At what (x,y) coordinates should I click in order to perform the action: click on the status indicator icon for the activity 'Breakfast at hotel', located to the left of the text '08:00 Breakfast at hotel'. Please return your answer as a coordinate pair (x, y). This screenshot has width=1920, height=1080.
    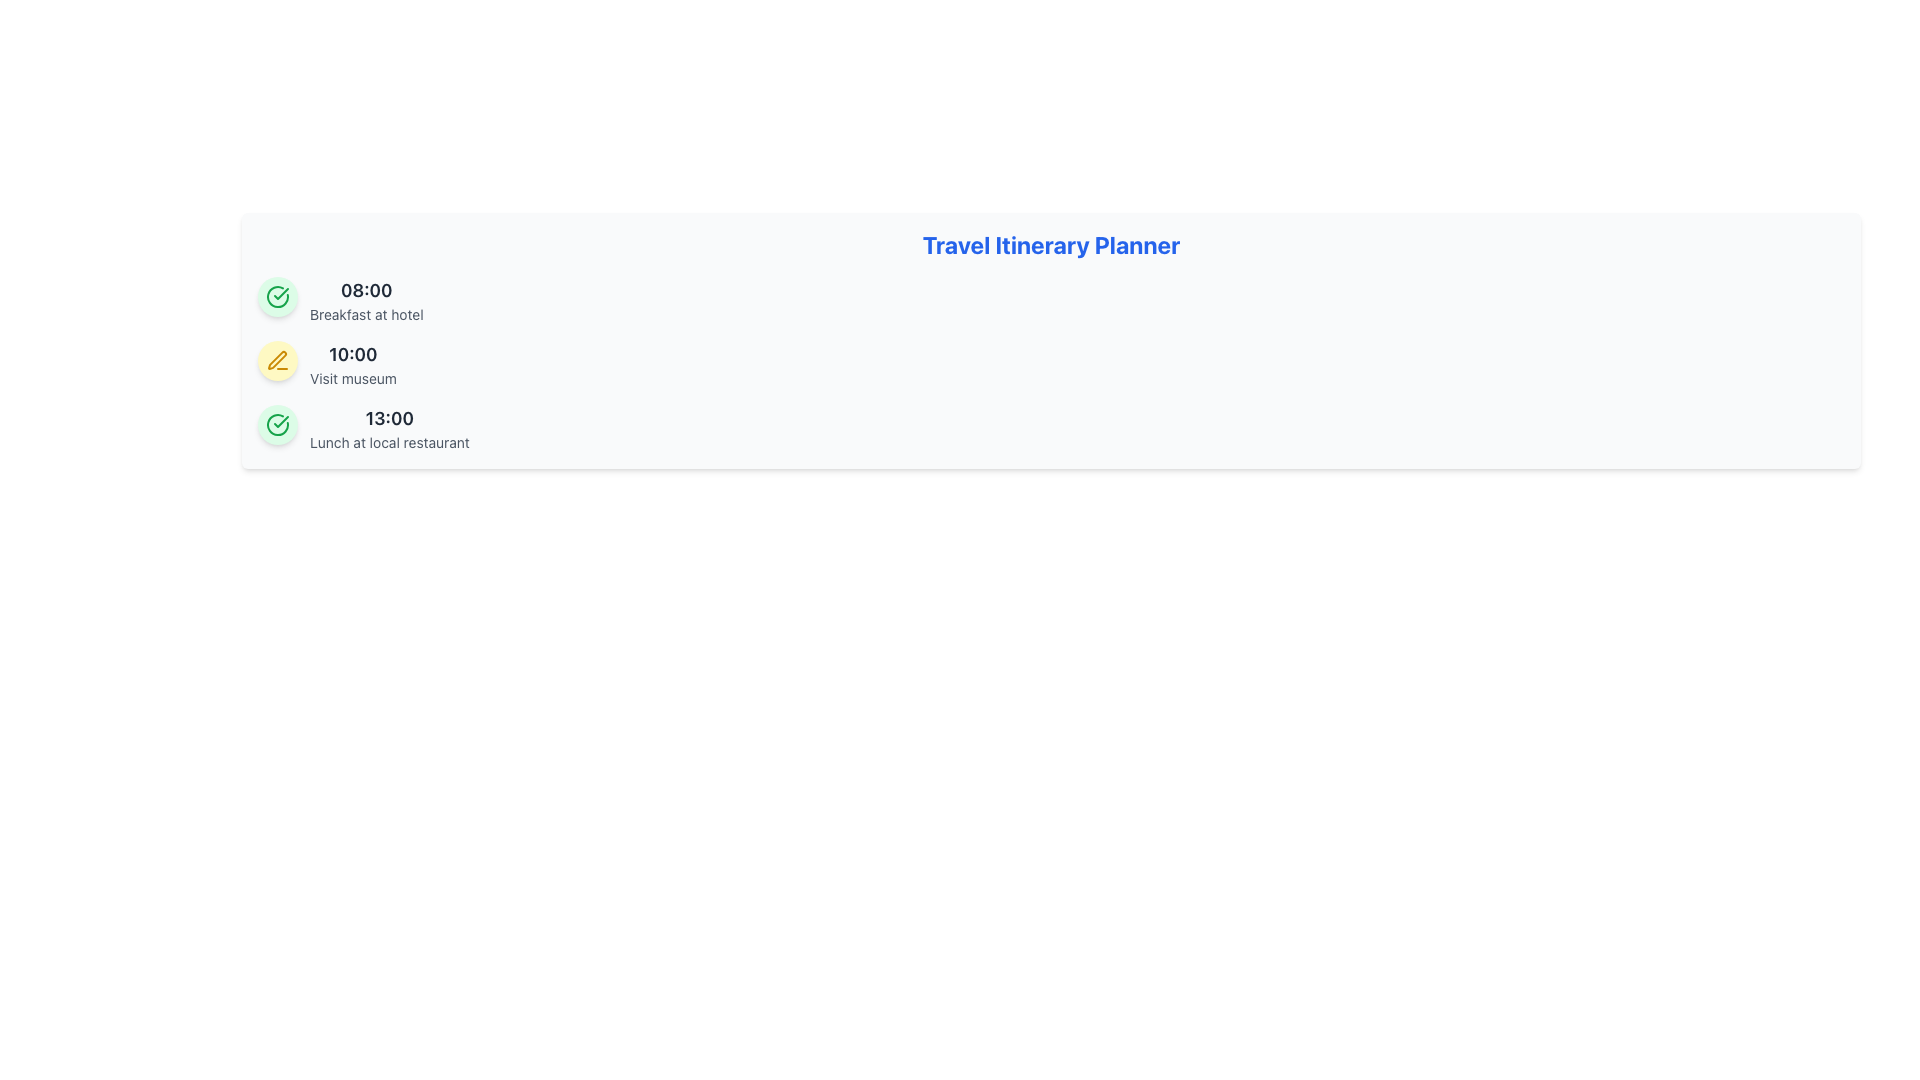
    Looking at the image, I should click on (277, 297).